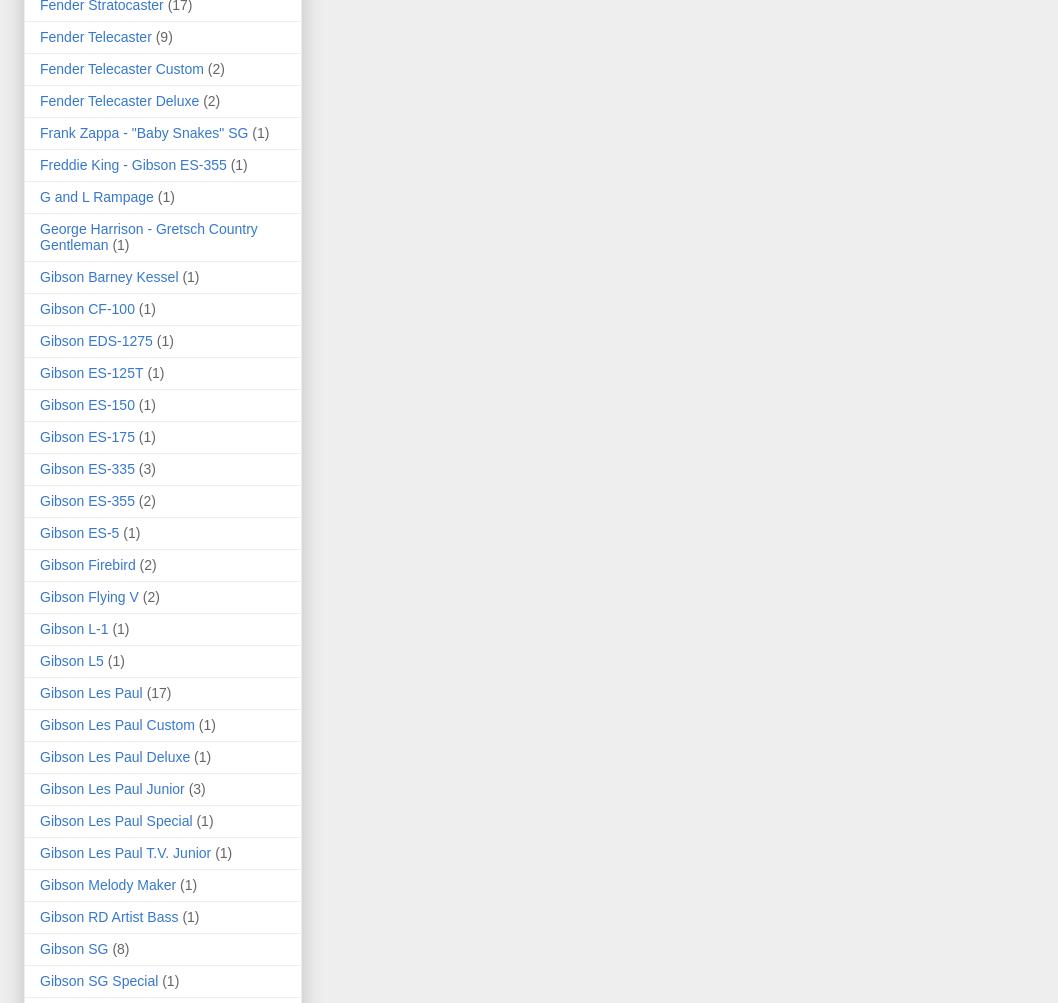 The image size is (1058, 1003). I want to click on 'Gibson ES-335', so click(86, 467).